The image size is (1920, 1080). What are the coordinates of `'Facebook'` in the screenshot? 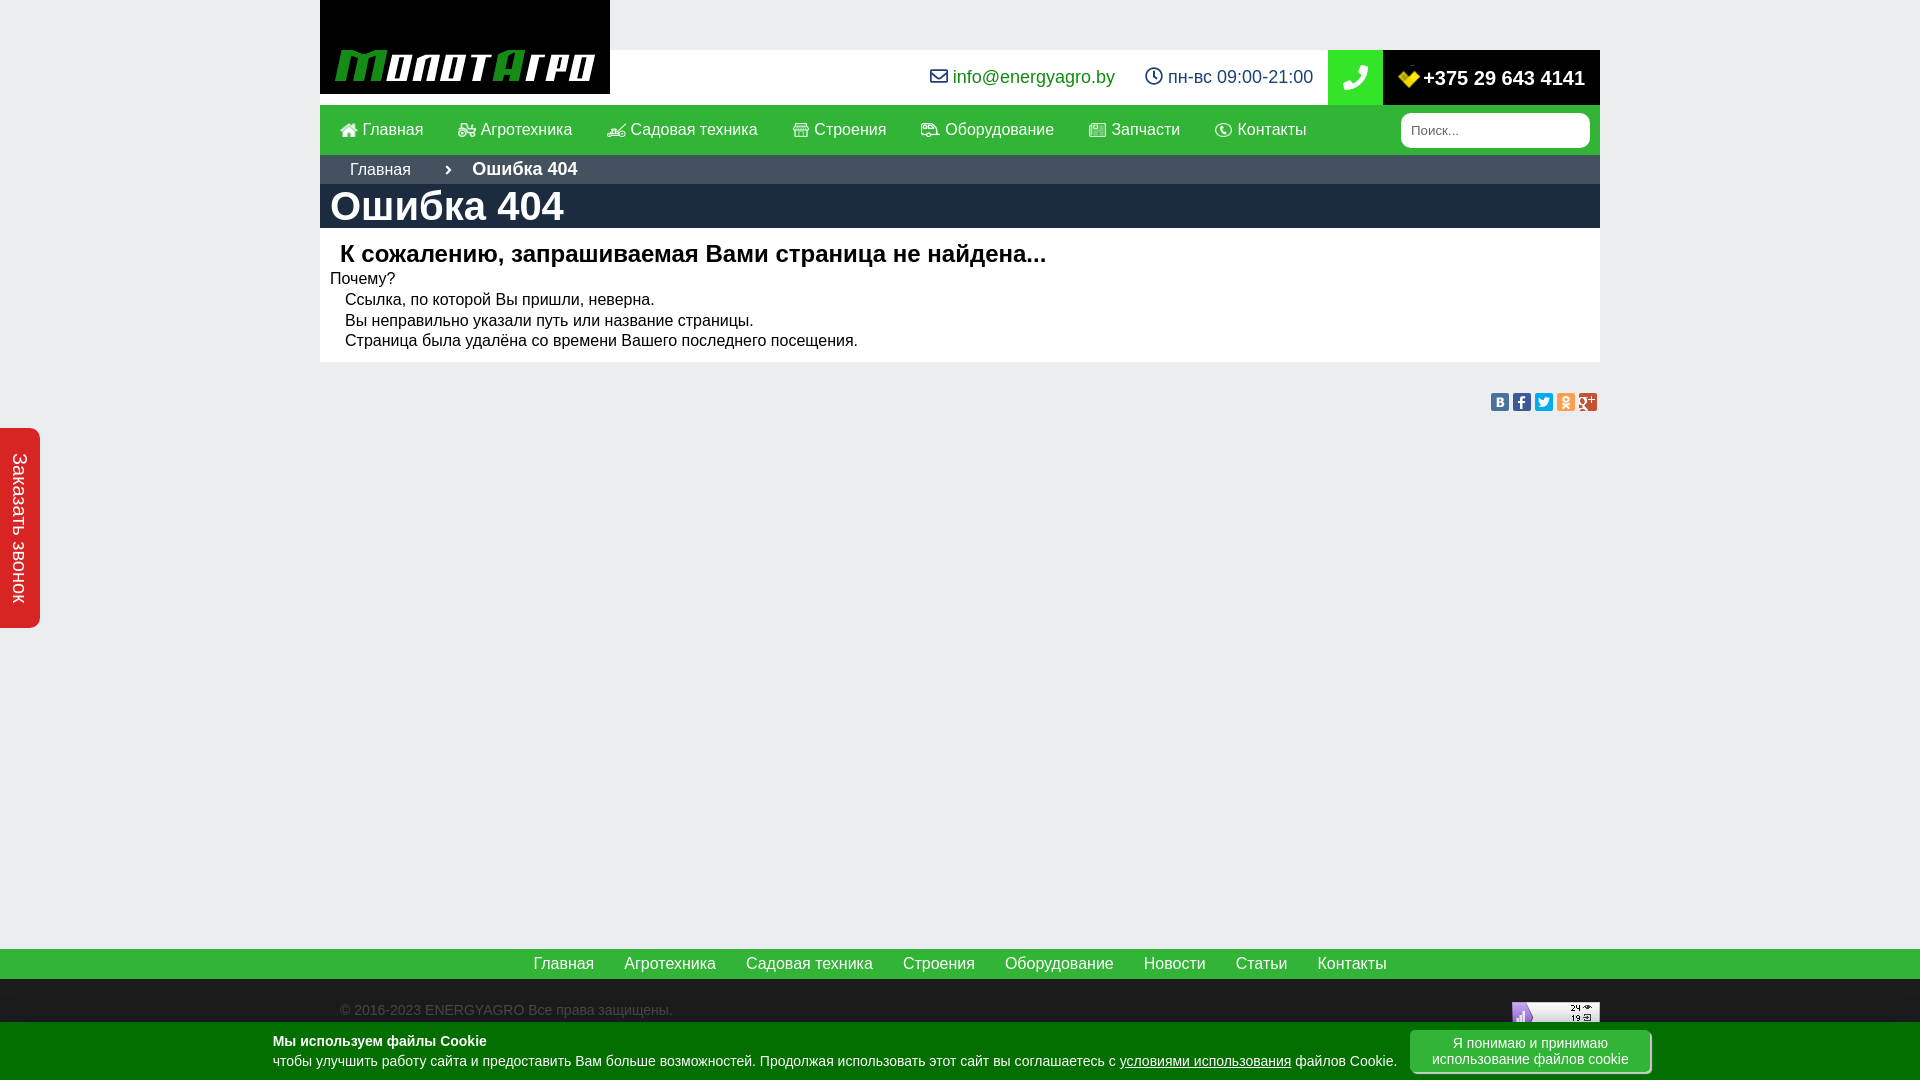 It's located at (1520, 401).